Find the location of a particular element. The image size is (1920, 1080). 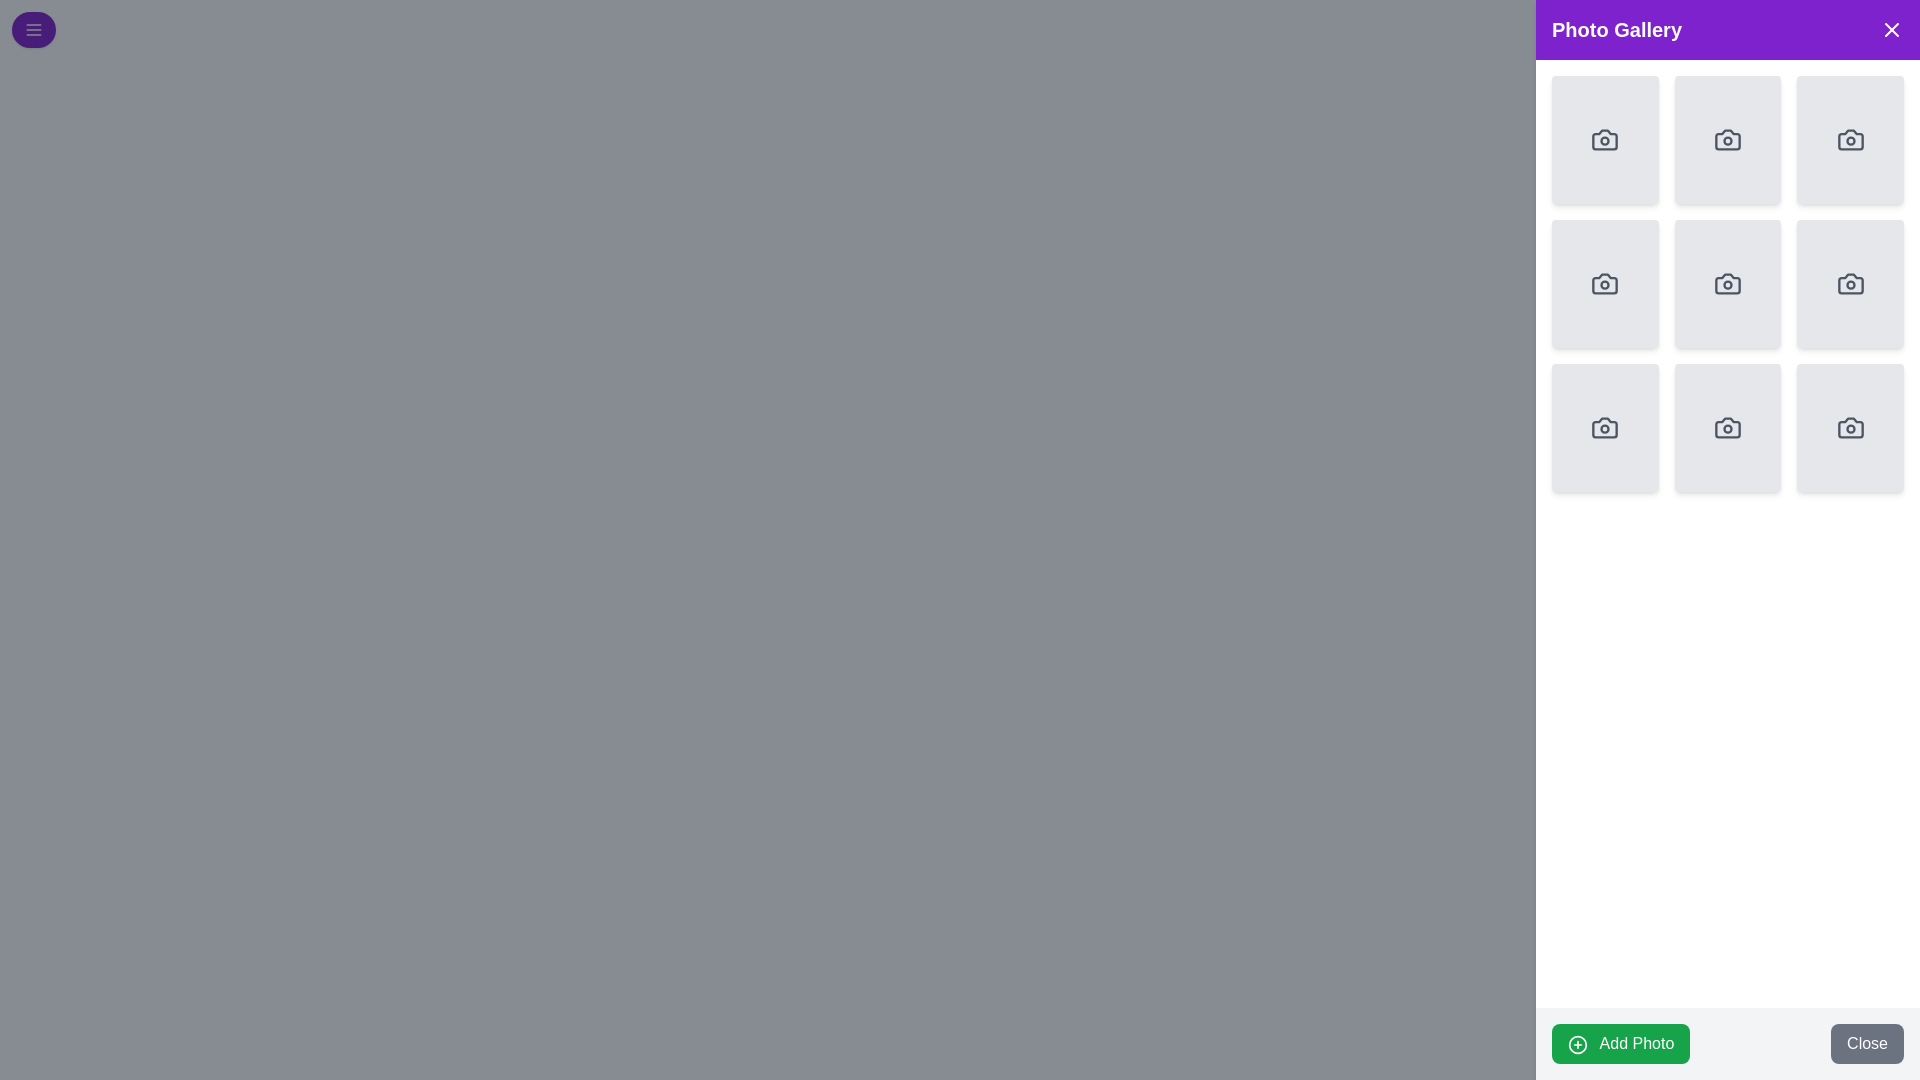

the purple circular button with three horizontal white lines is located at coordinates (33, 30).